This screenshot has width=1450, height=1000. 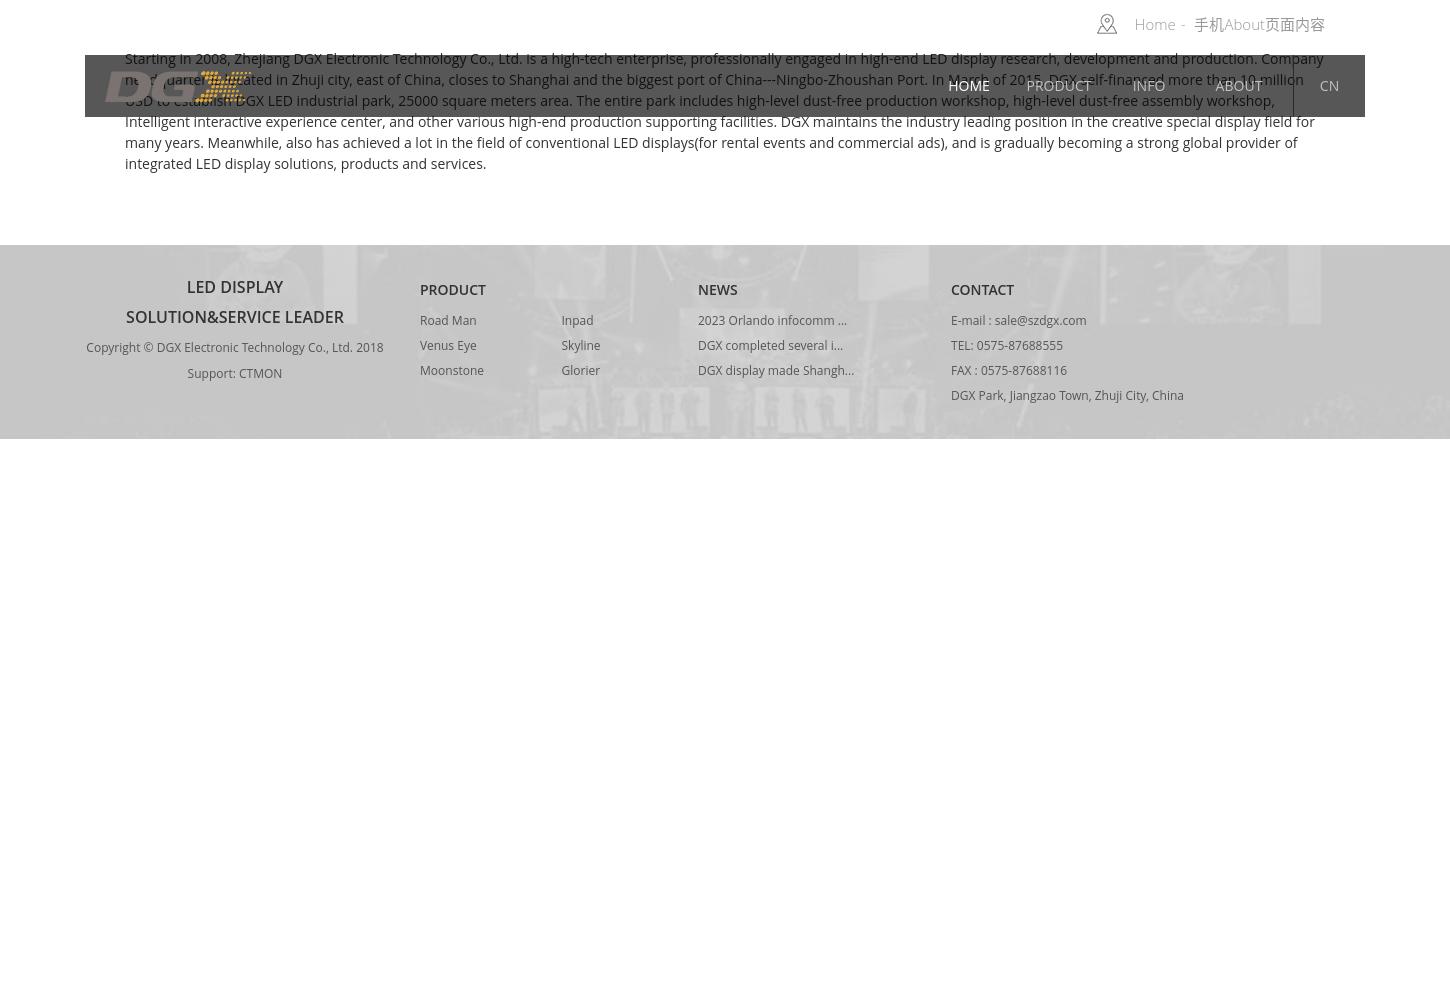 What do you see at coordinates (1131, 84) in the screenshot?
I see `'Info'` at bounding box center [1131, 84].